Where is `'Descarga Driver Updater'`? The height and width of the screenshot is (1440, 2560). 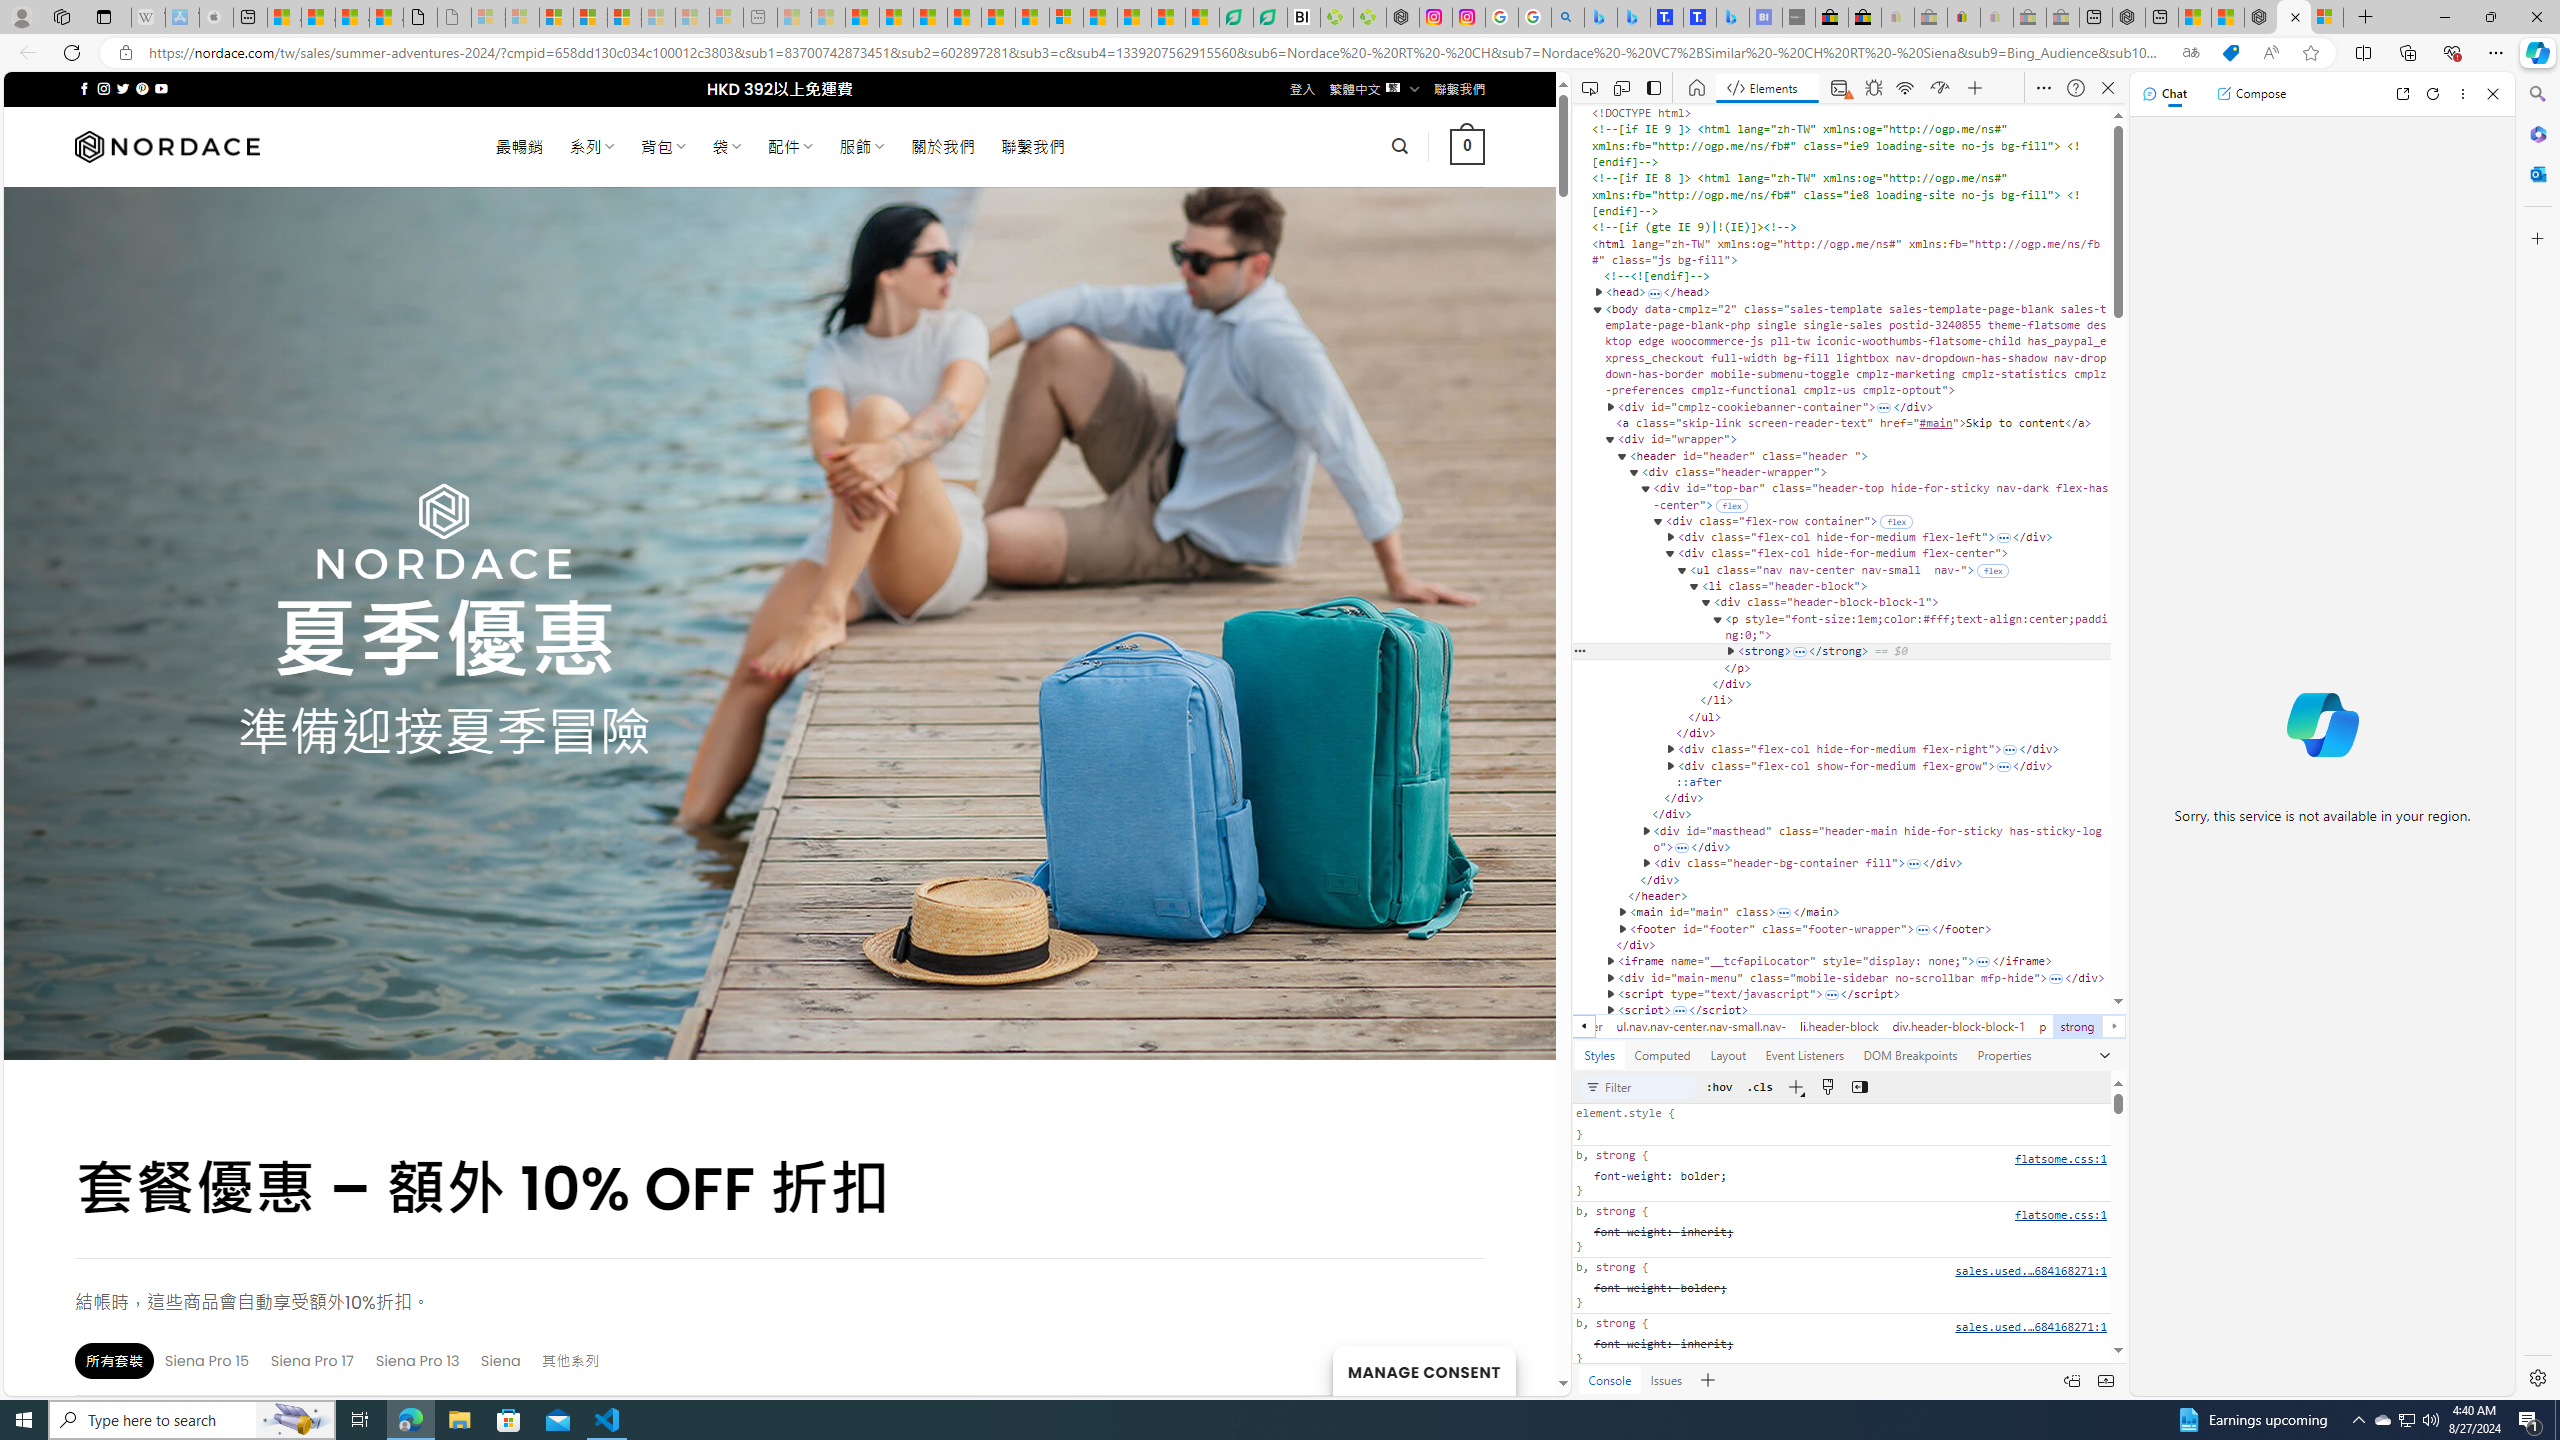 'Descarga Driver Updater' is located at coordinates (1369, 16).